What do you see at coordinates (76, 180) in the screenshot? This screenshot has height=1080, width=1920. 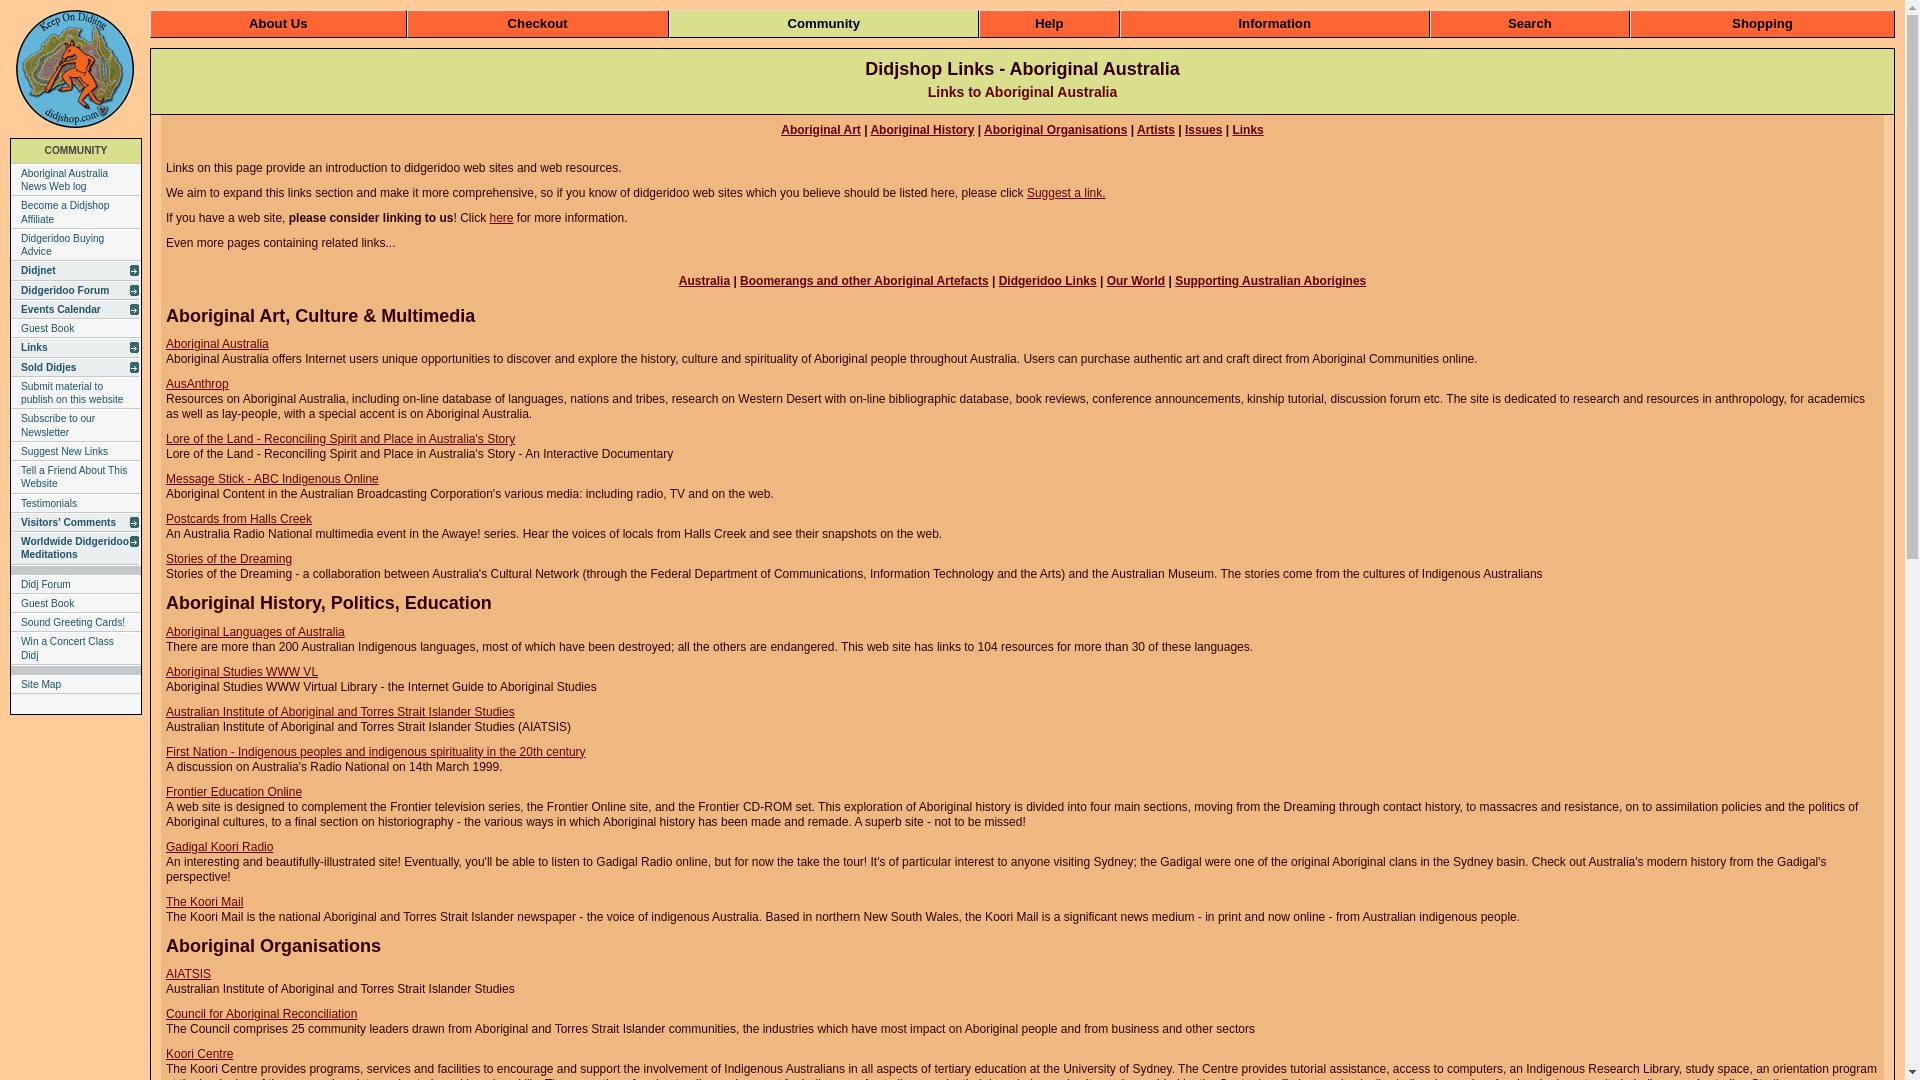 I see `'Aboriginal Australia News Web log'` at bounding box center [76, 180].